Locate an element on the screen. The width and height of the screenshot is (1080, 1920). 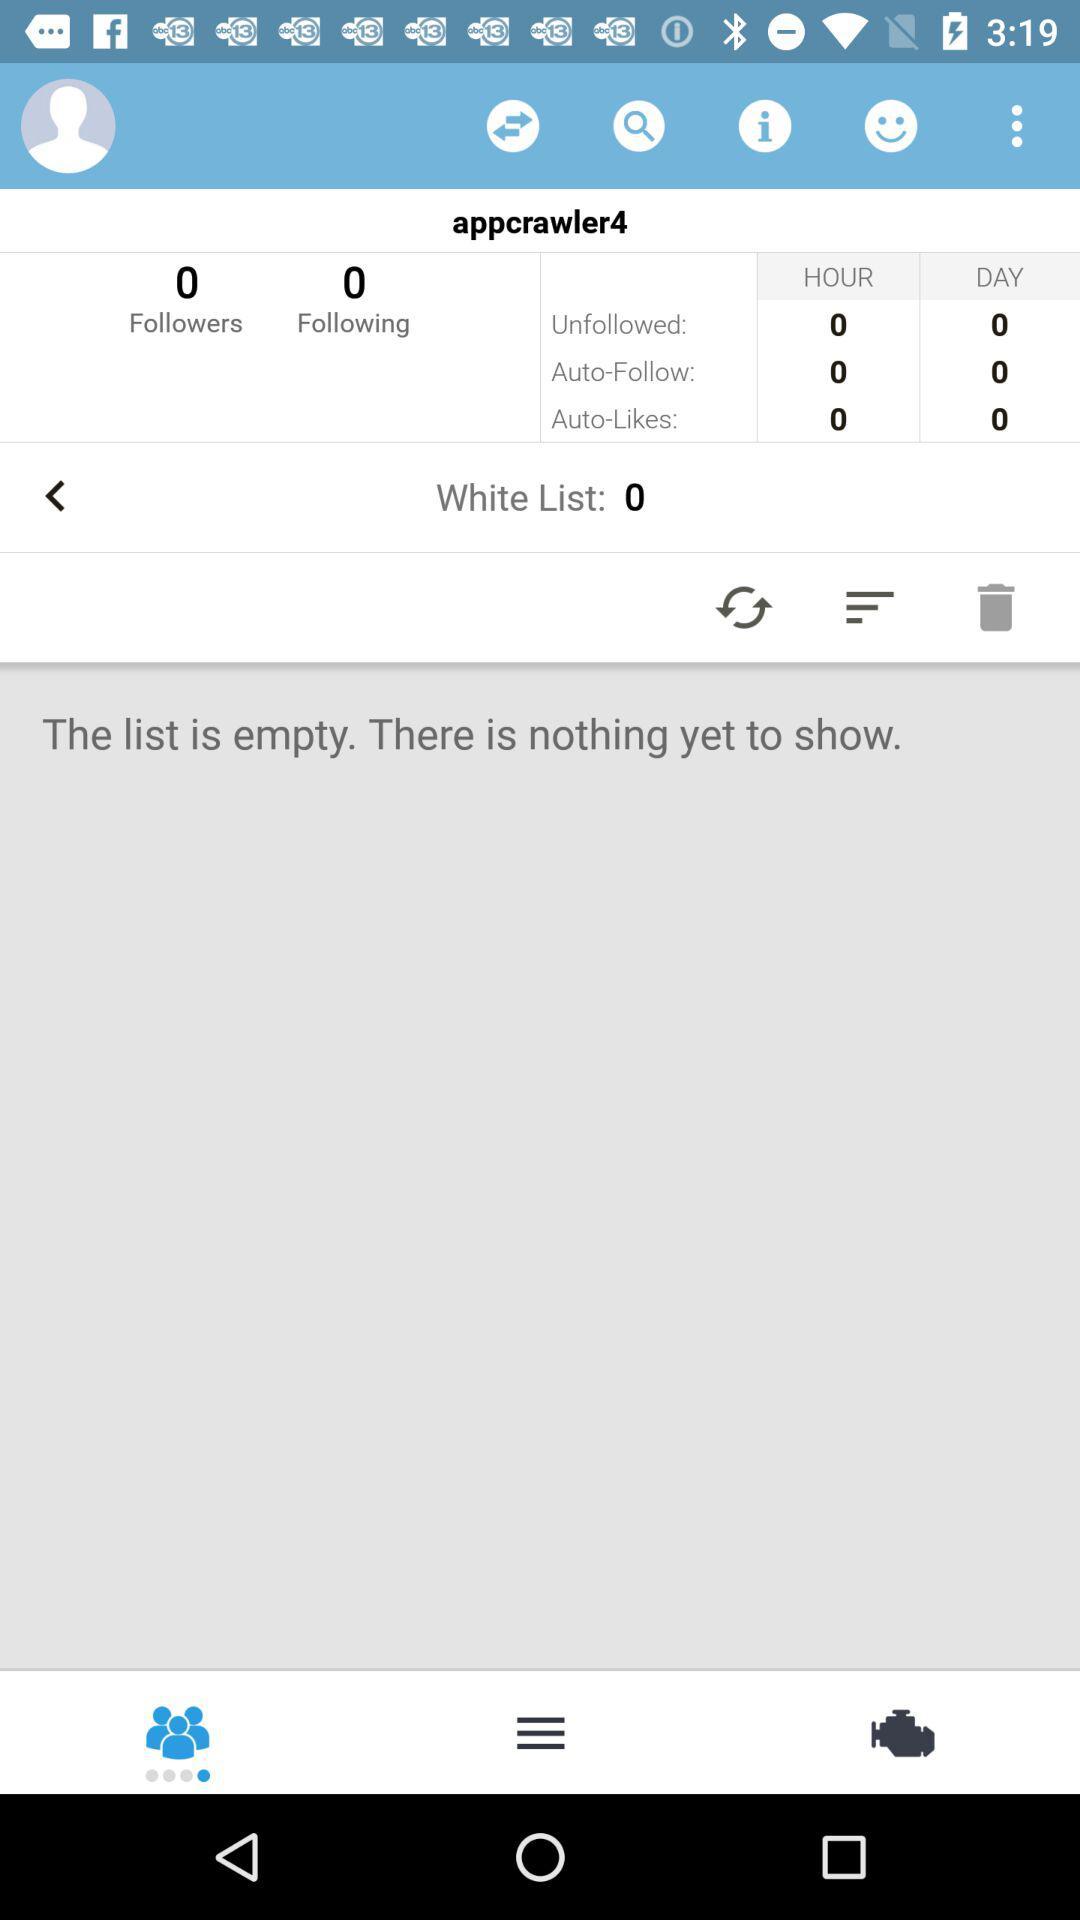
icon above the the list is icon is located at coordinates (995, 606).